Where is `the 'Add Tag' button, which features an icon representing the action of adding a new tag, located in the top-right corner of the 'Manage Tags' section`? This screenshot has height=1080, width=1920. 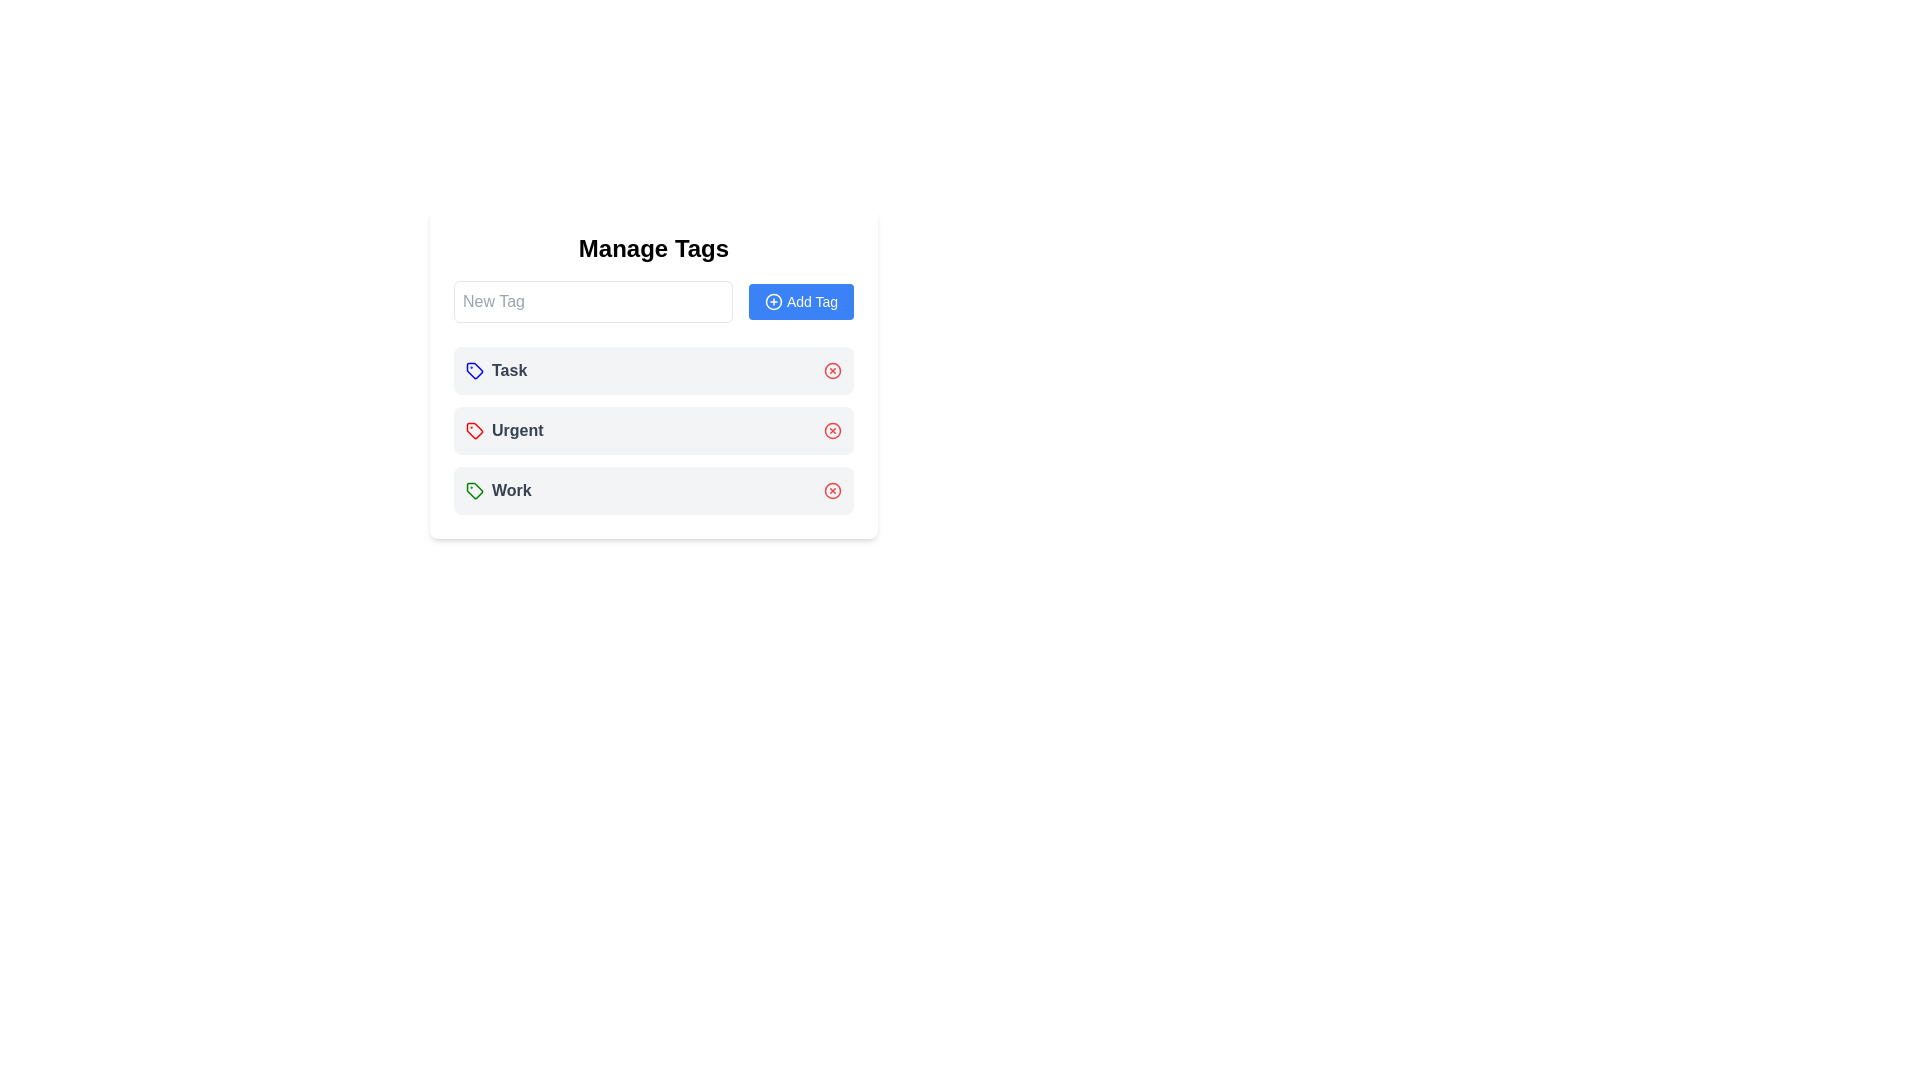
the 'Add Tag' button, which features an icon representing the action of adding a new tag, located in the top-right corner of the 'Manage Tags' section is located at coordinates (772, 301).